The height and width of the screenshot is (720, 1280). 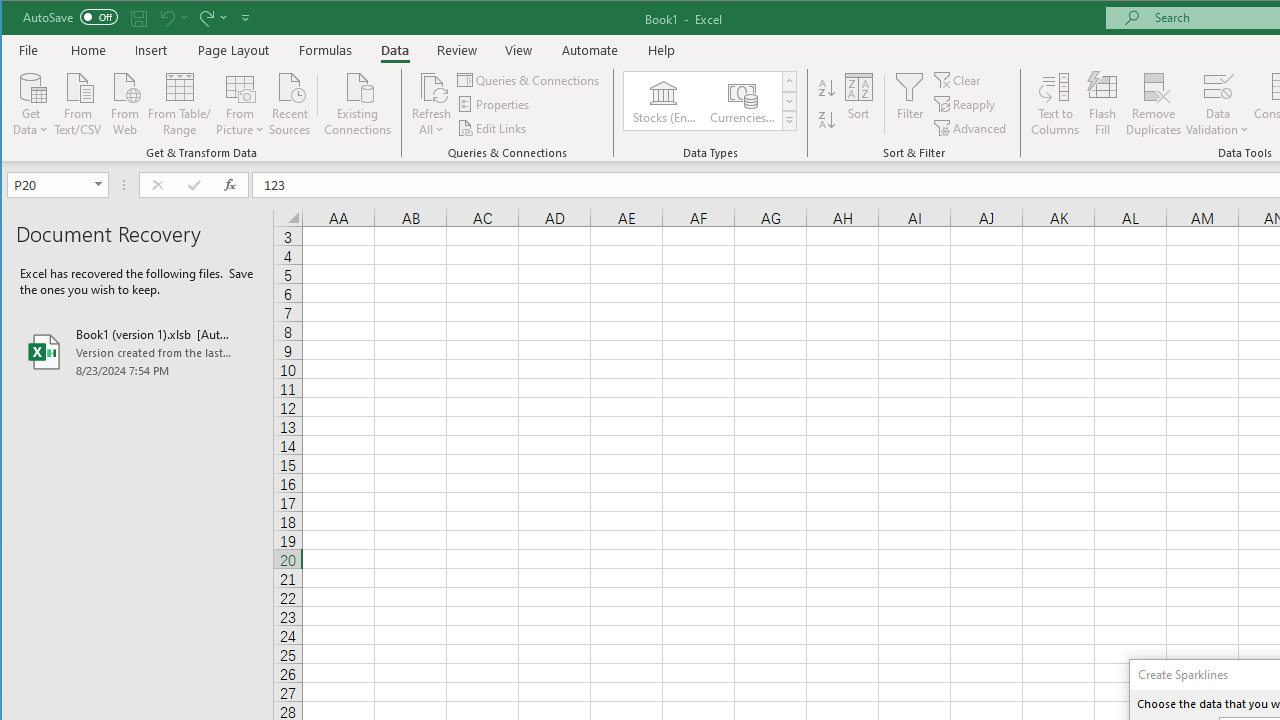 I want to click on 'Queries & Connections', so click(x=529, y=79).